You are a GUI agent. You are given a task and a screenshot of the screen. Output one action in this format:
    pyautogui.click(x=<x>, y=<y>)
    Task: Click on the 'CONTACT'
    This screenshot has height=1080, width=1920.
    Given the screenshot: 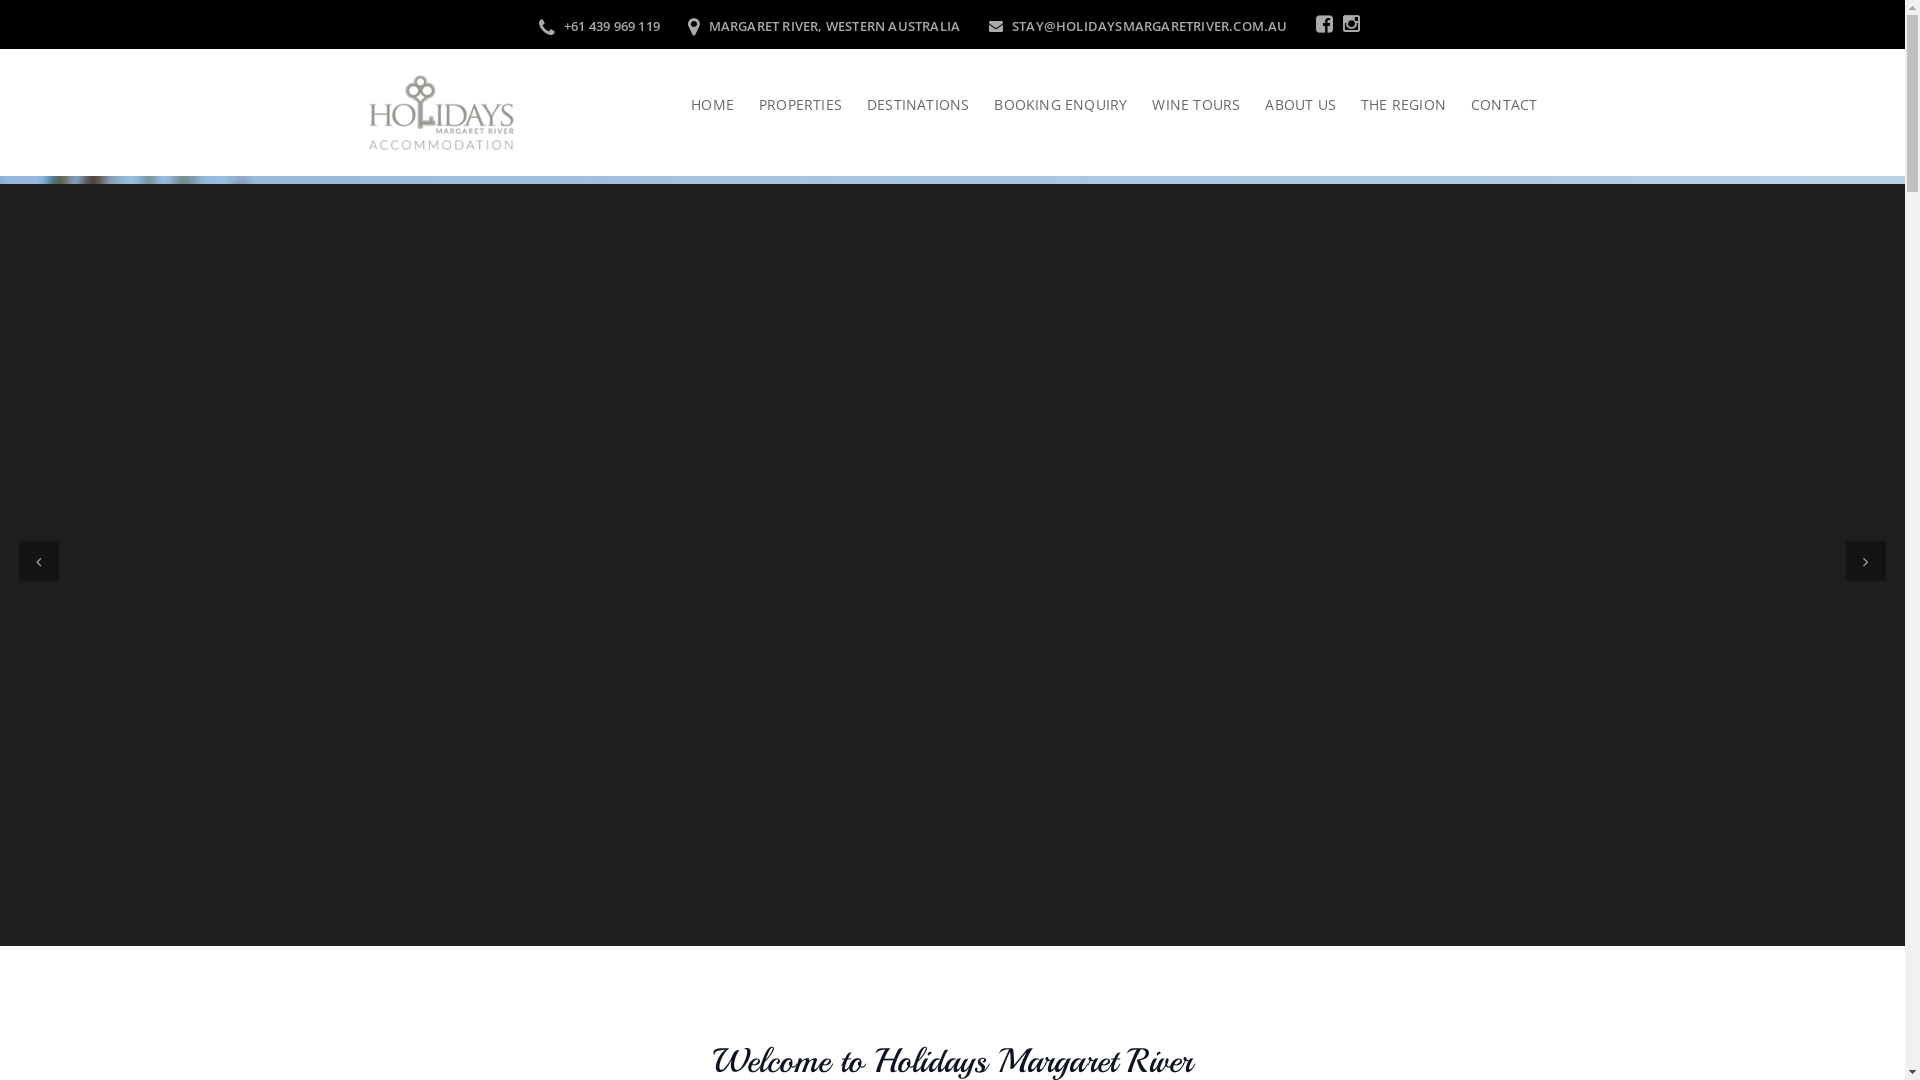 What is the action you would take?
    pyautogui.click(x=1491, y=104)
    